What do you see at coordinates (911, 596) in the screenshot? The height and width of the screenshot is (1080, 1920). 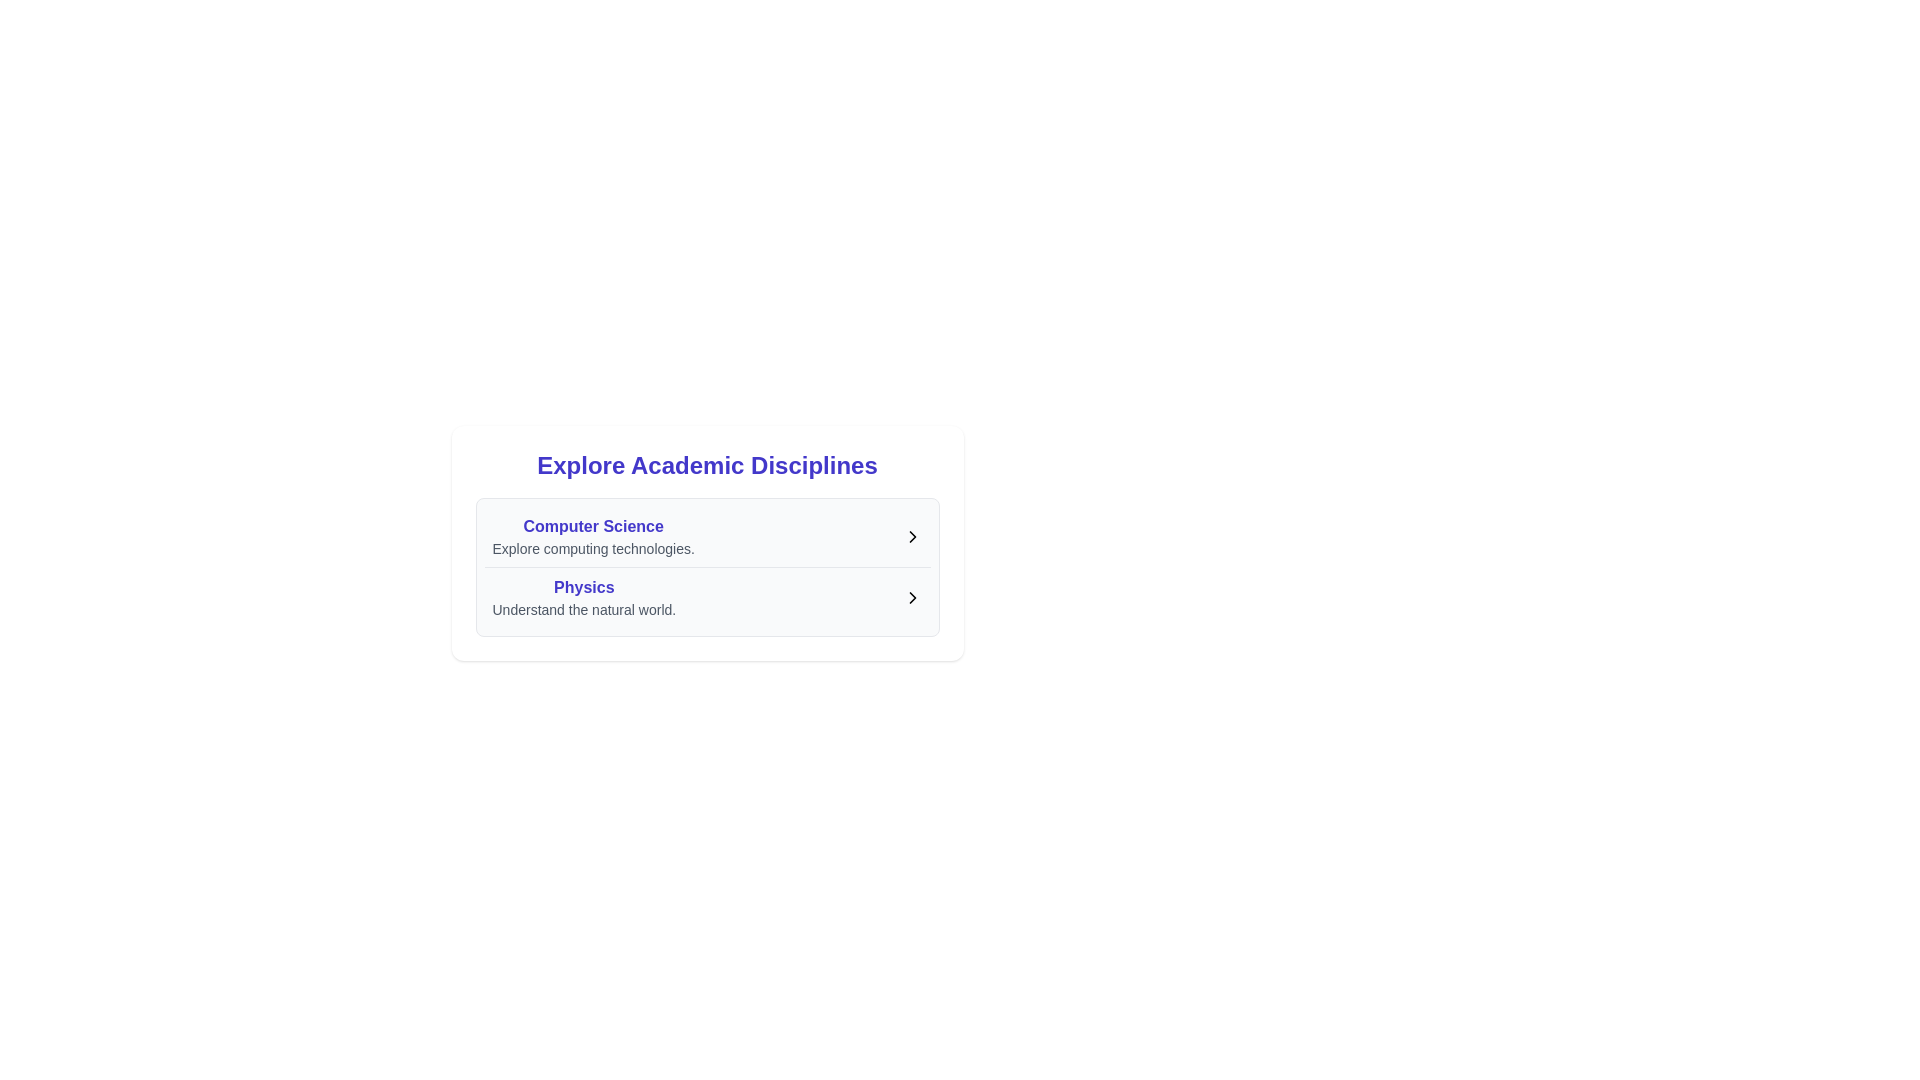 I see `the rightward pointing chevron icon located at the extreme right of the 'Physics - Understand the natural world' navigation group, which is styled with a thin arrow design` at bounding box center [911, 596].